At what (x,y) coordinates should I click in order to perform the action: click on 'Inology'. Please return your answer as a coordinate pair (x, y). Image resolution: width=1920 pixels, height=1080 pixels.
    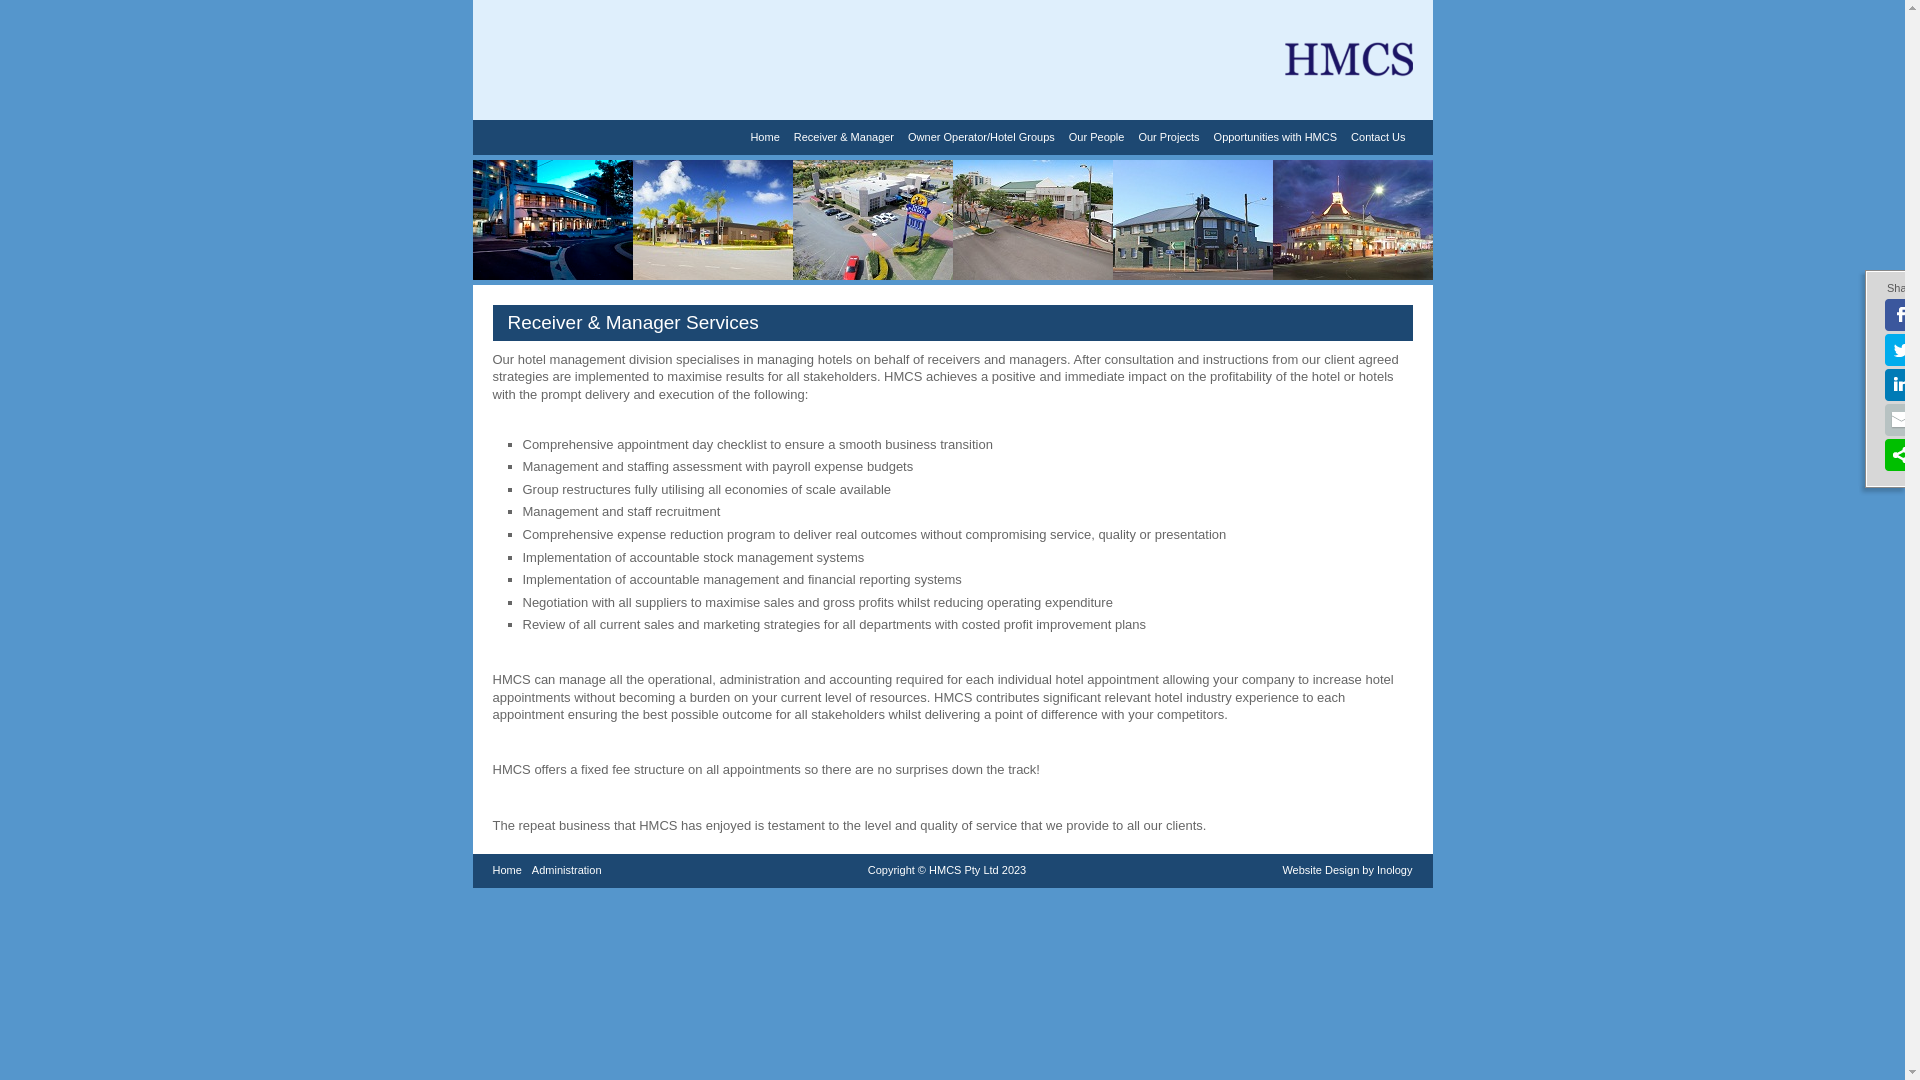
    Looking at the image, I should click on (1393, 869).